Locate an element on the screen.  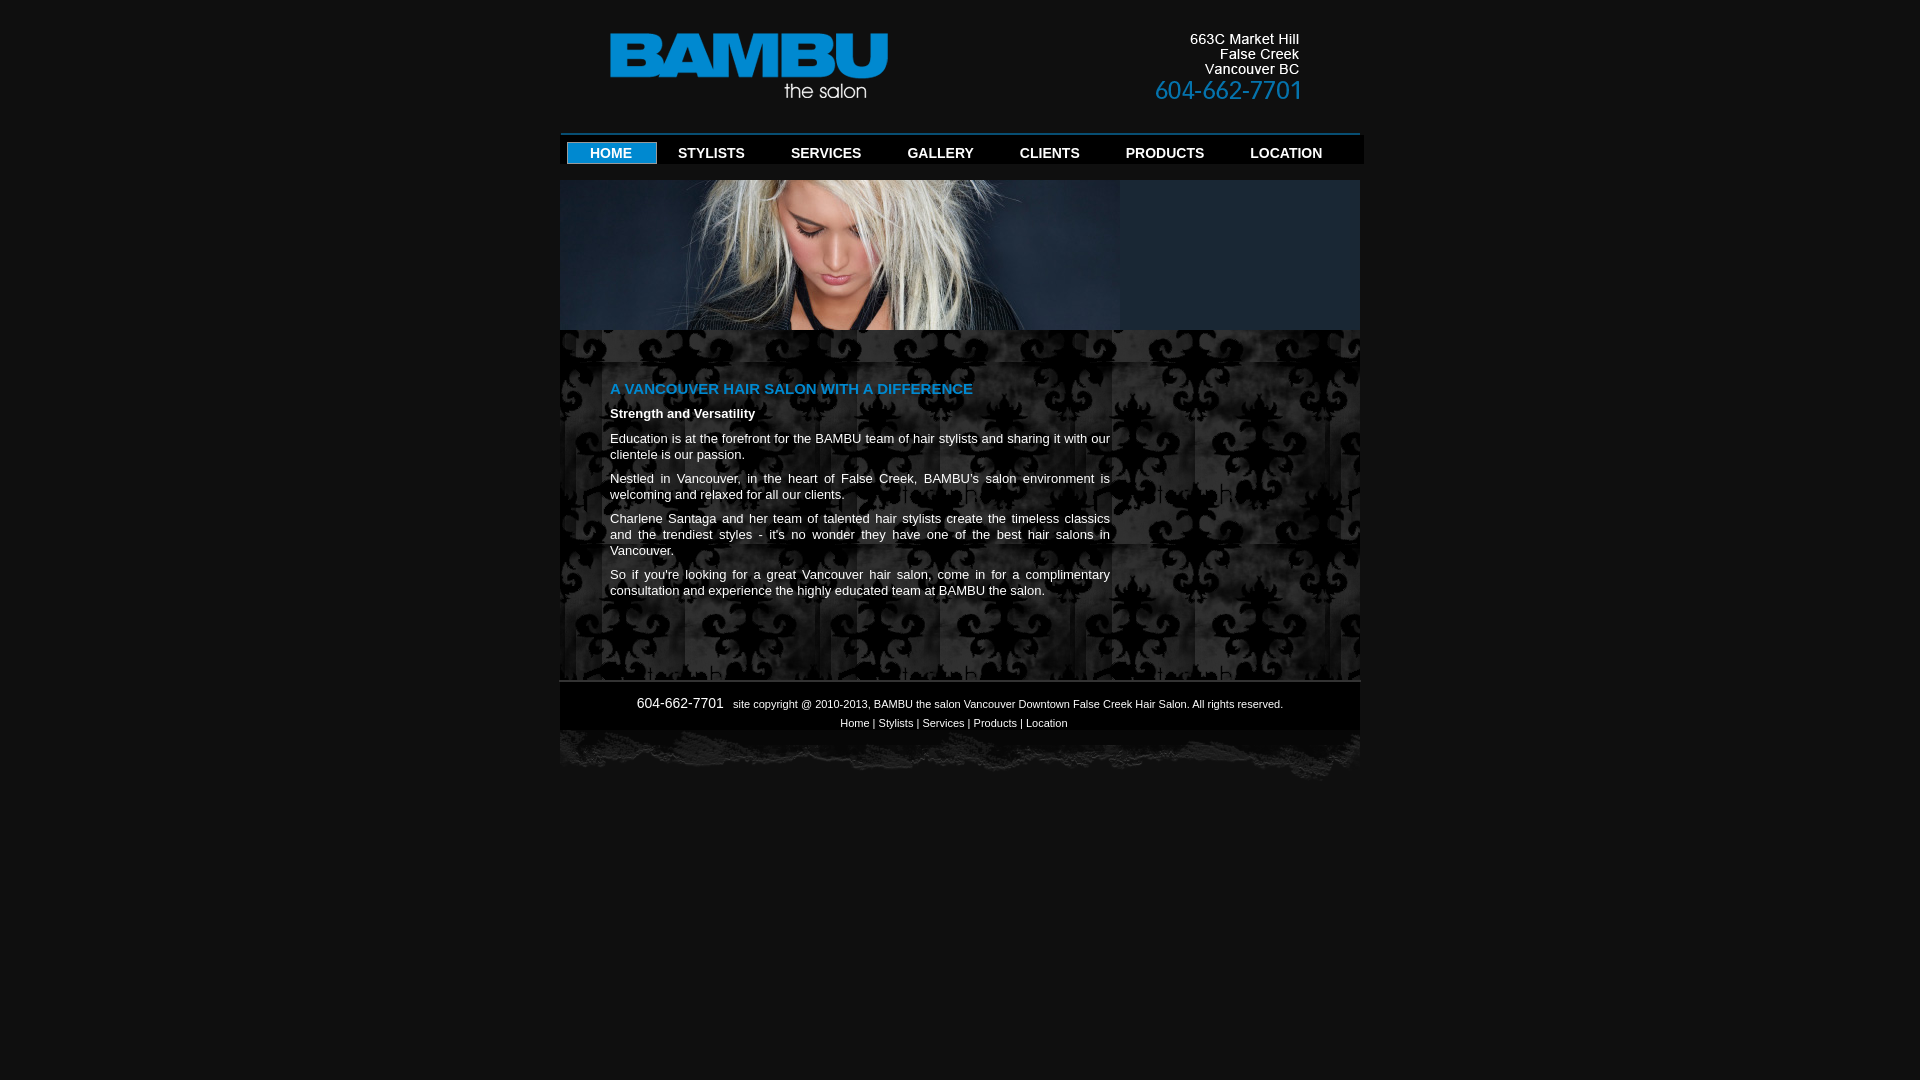
'Stylists' is located at coordinates (878, 722).